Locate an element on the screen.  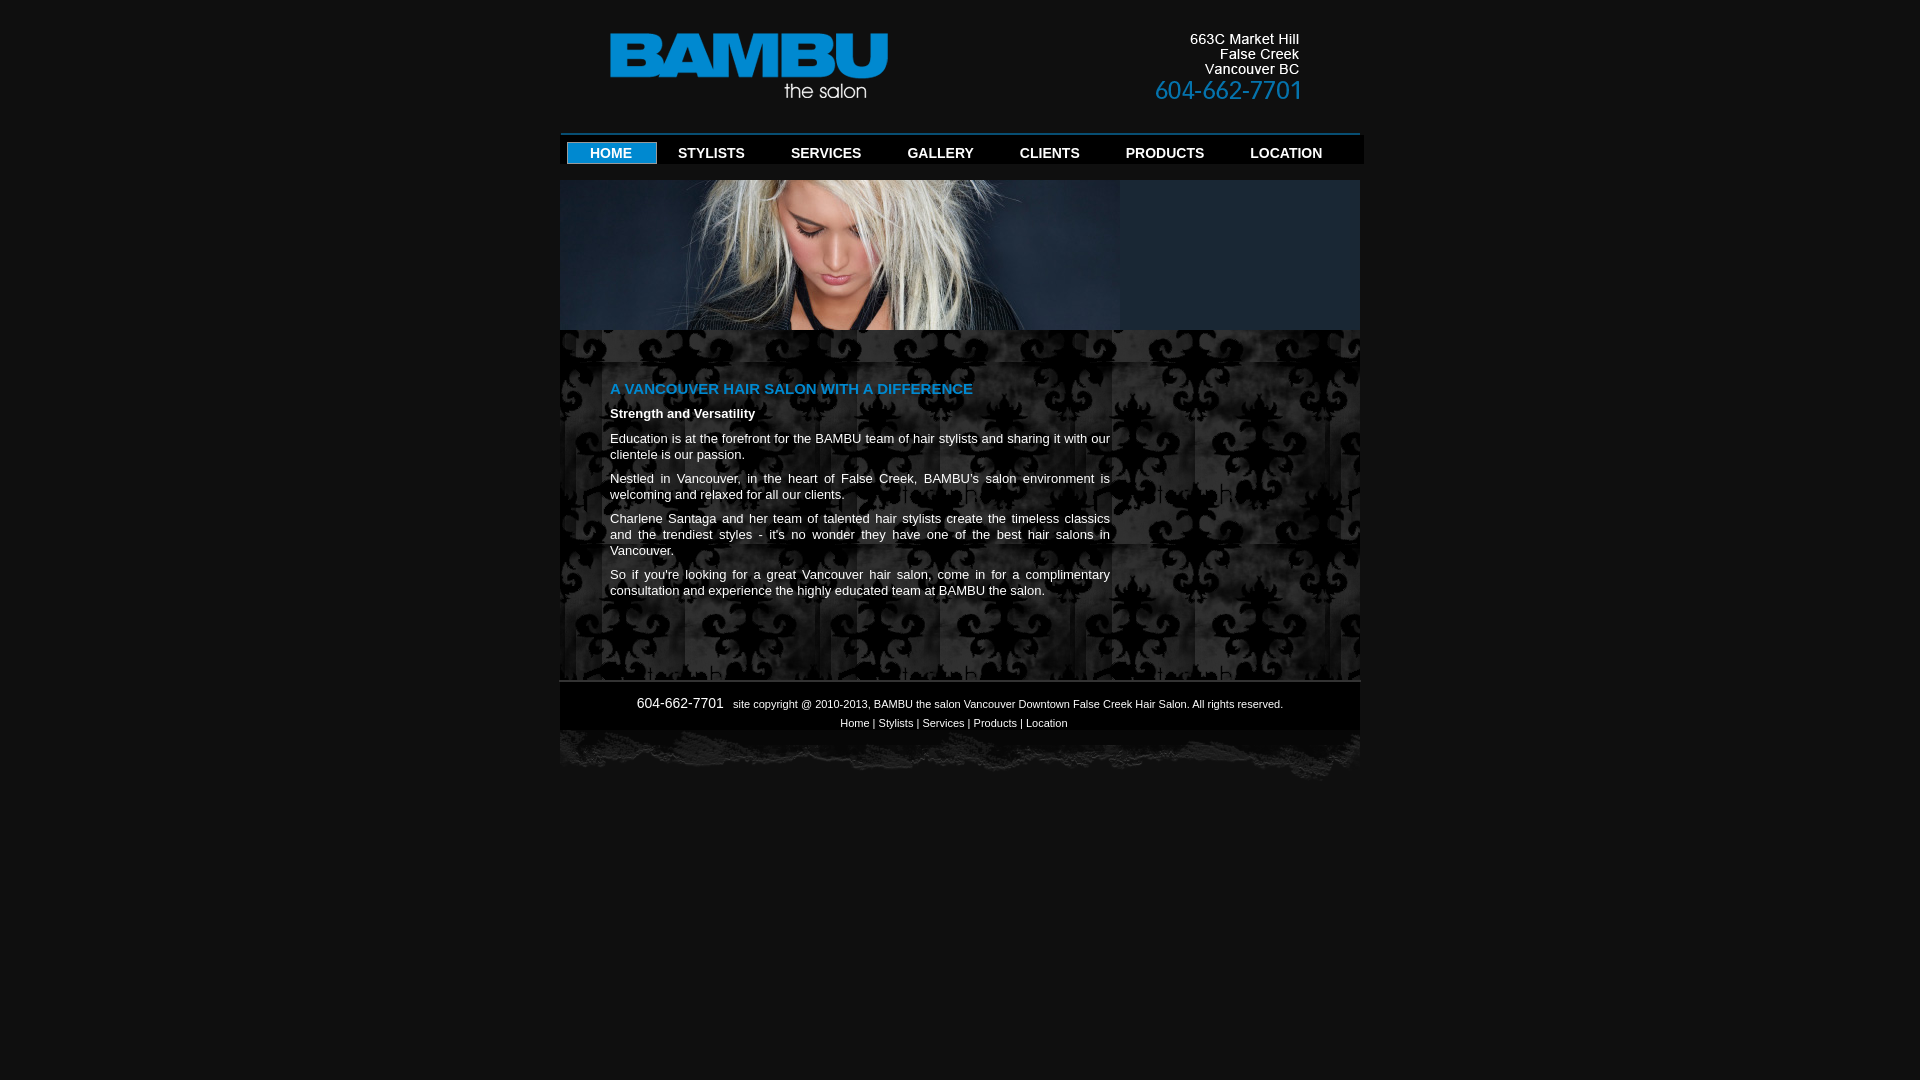
'Stylists' is located at coordinates (878, 722).